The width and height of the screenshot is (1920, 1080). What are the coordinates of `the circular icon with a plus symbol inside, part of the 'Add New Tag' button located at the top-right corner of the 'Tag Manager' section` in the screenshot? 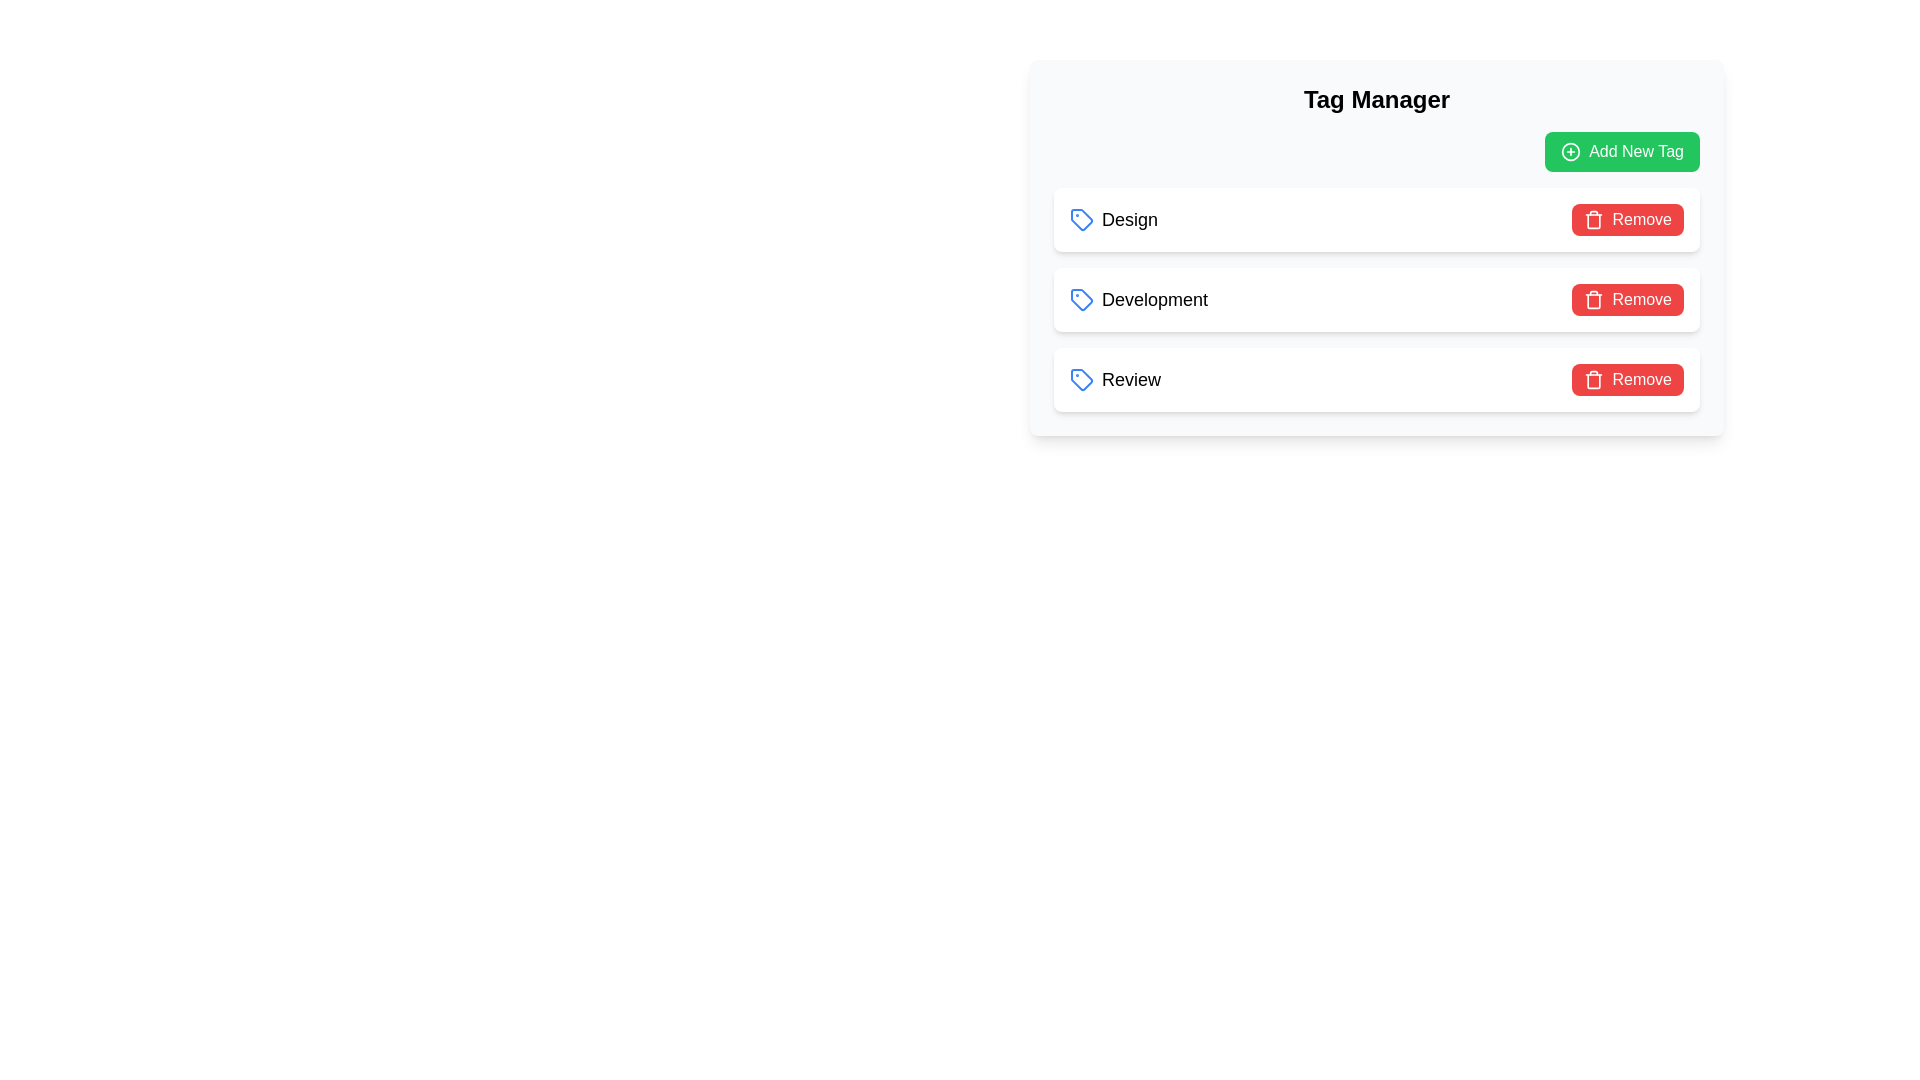 It's located at (1570, 150).